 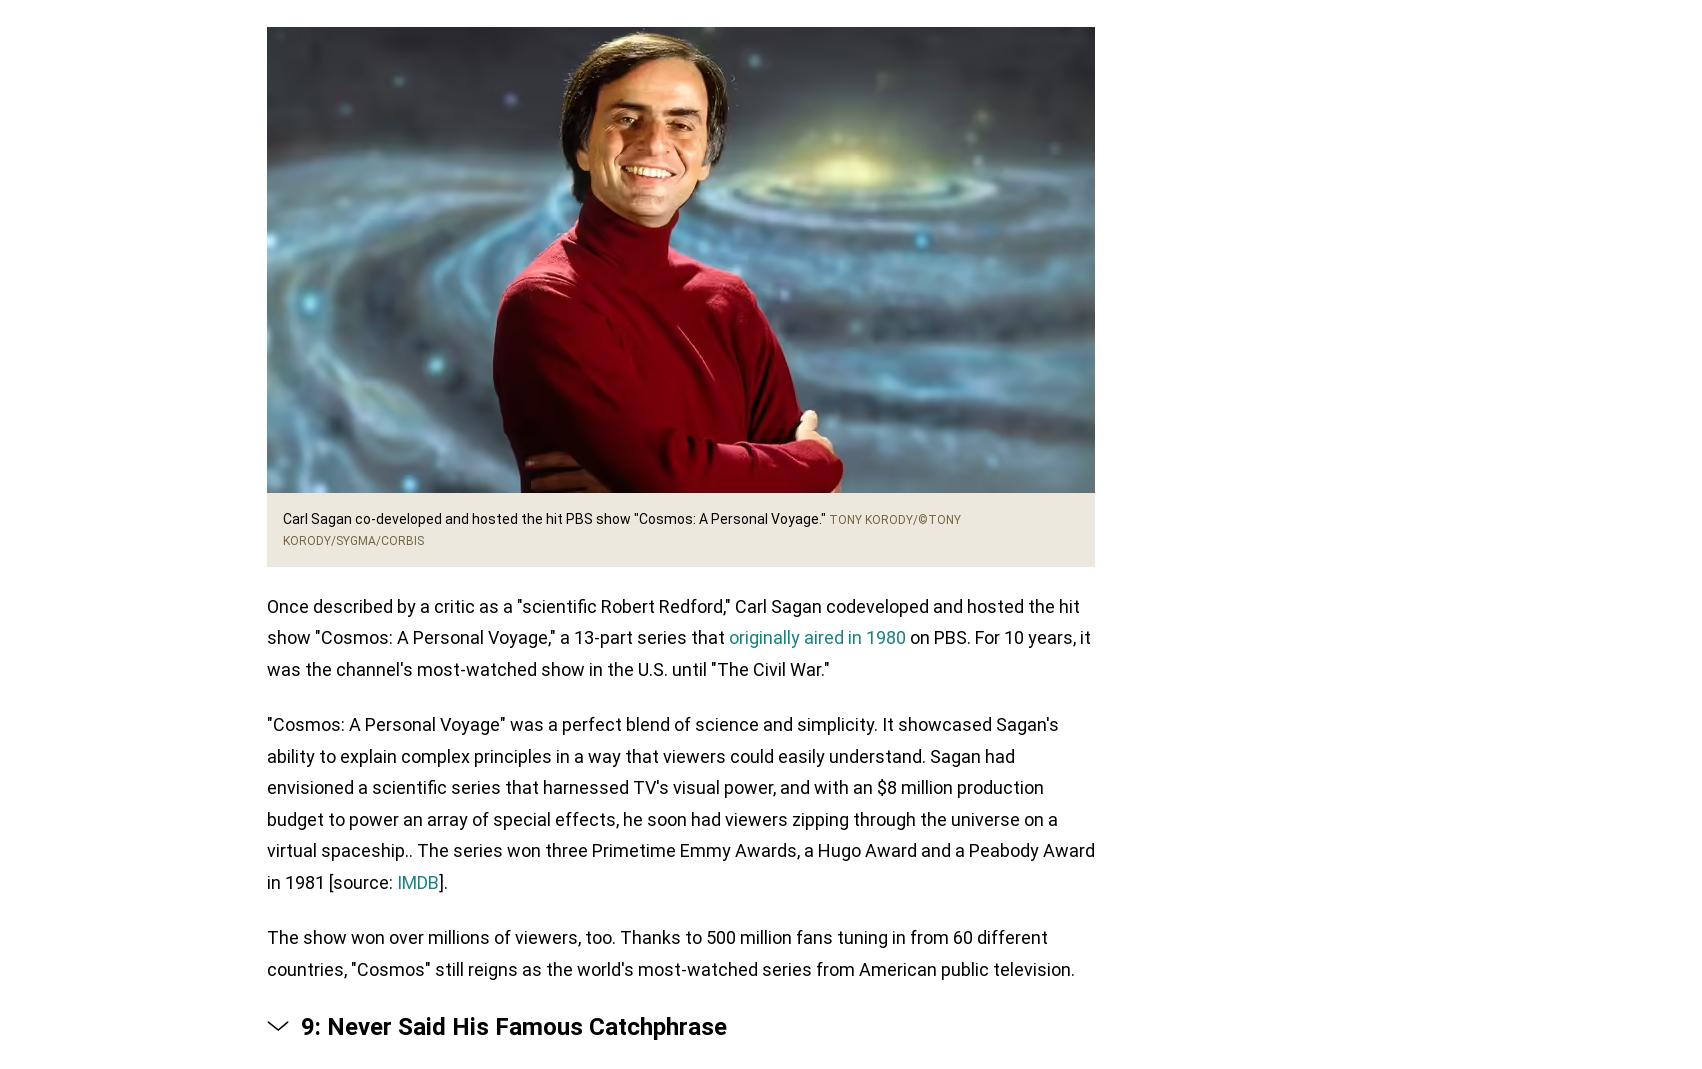 What do you see at coordinates (442, 880) in the screenshot?
I see `'].'` at bounding box center [442, 880].